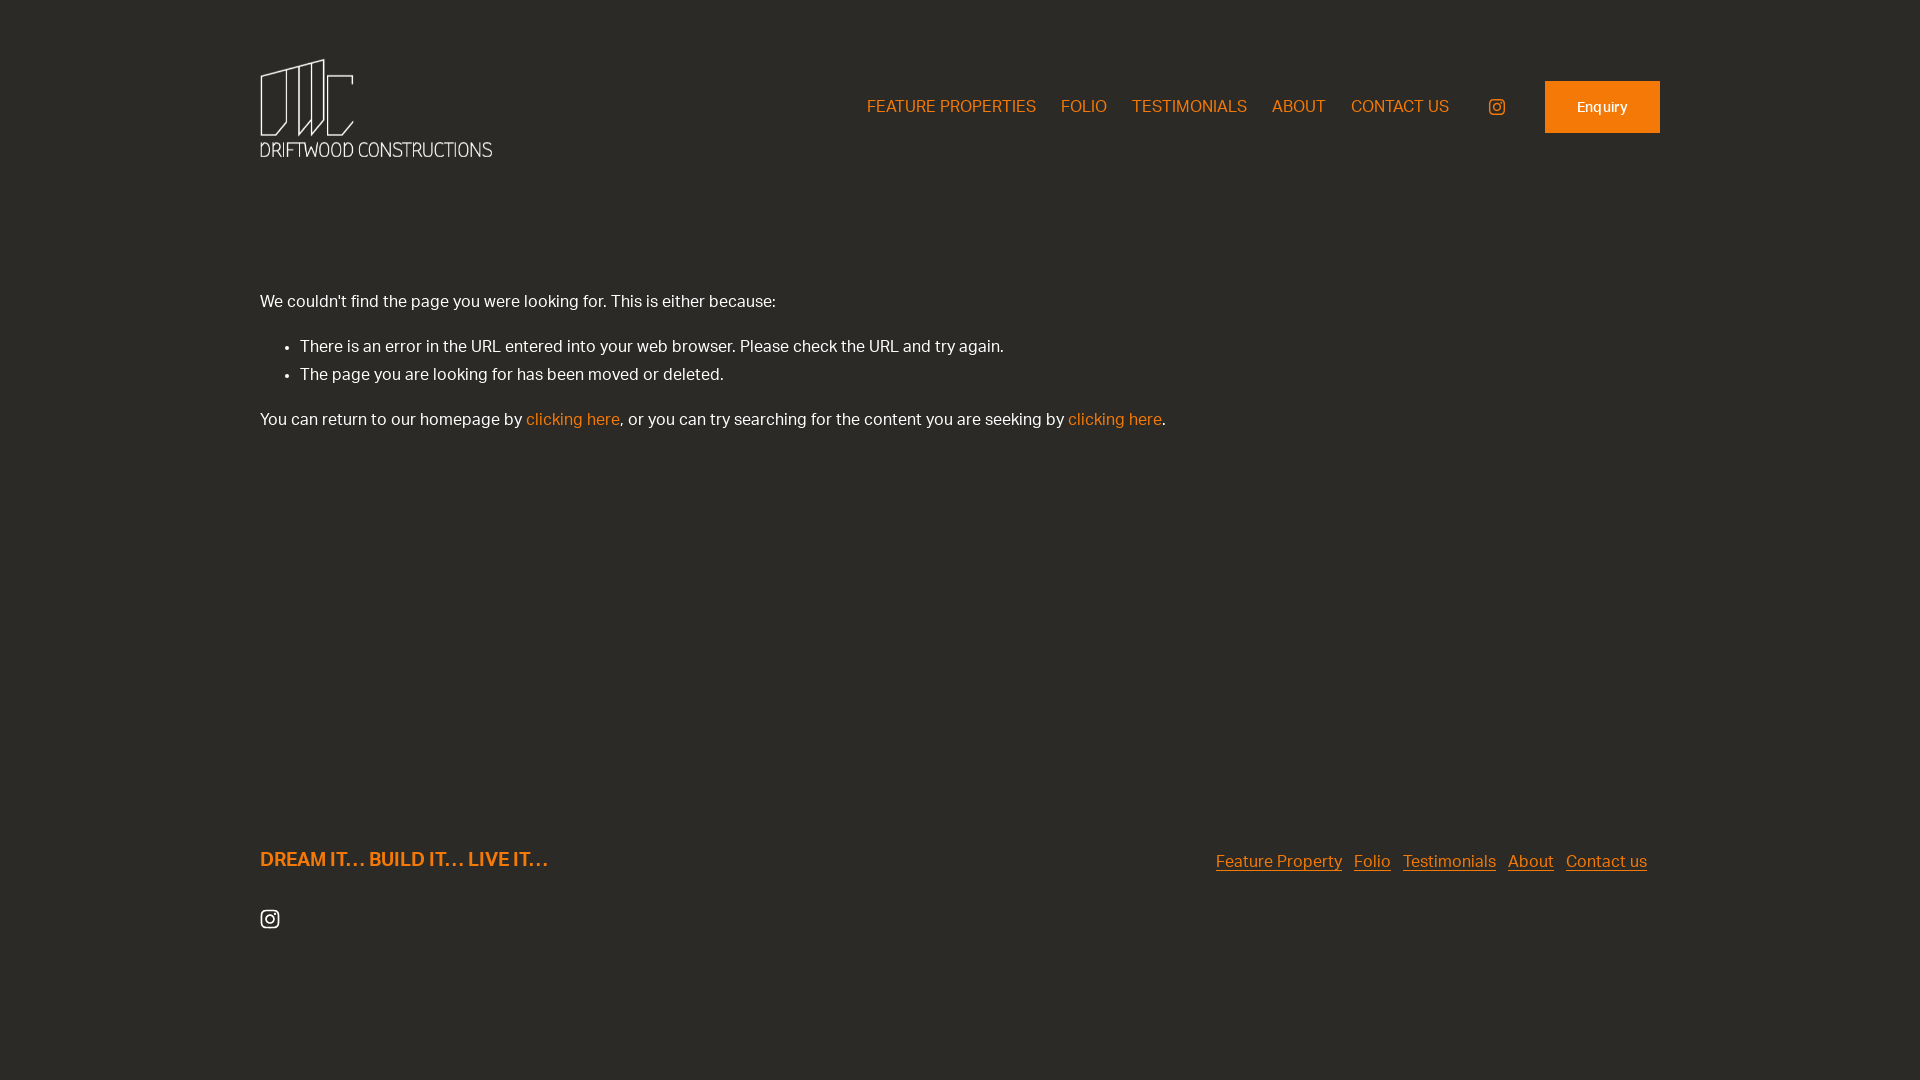 This screenshot has width=1920, height=1080. Describe the element at coordinates (1214, 861) in the screenshot. I see `'Feature Property'` at that location.